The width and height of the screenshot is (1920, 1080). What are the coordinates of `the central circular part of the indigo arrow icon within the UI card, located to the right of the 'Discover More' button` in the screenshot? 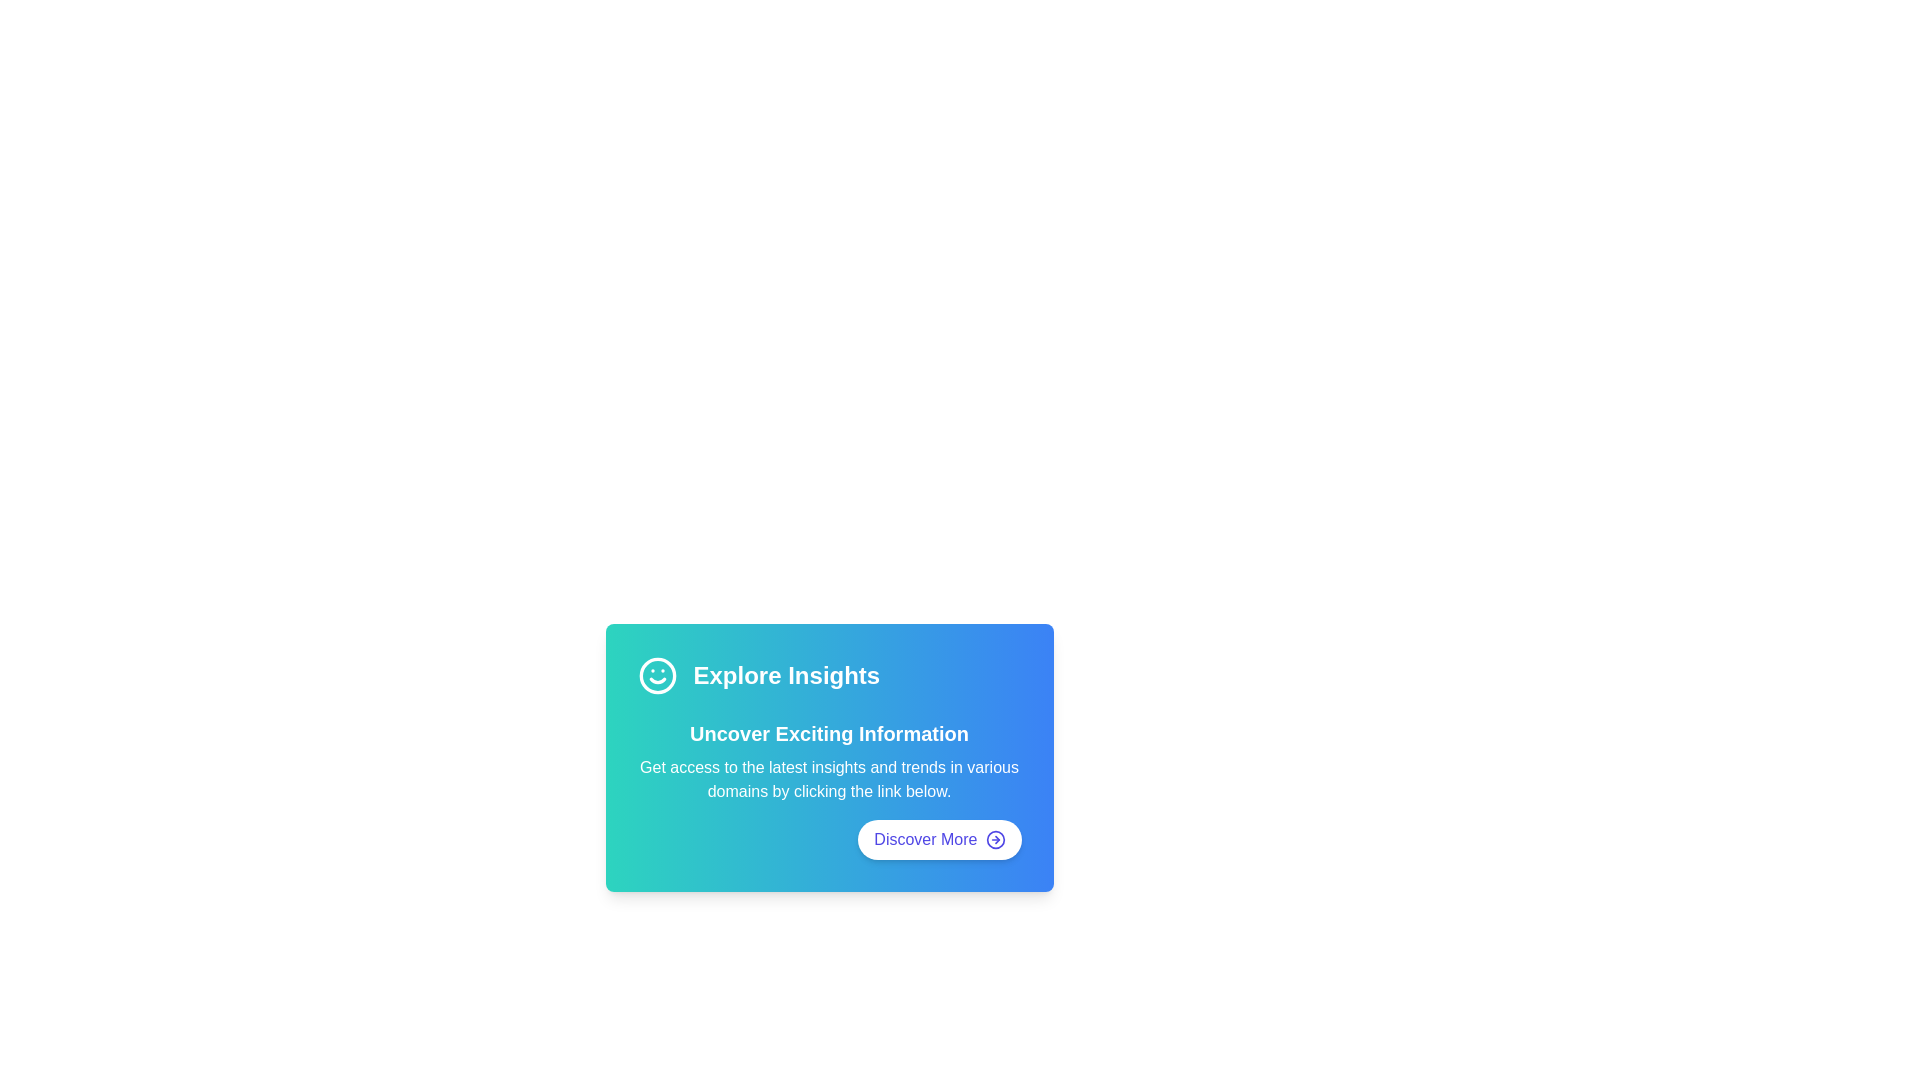 It's located at (995, 840).